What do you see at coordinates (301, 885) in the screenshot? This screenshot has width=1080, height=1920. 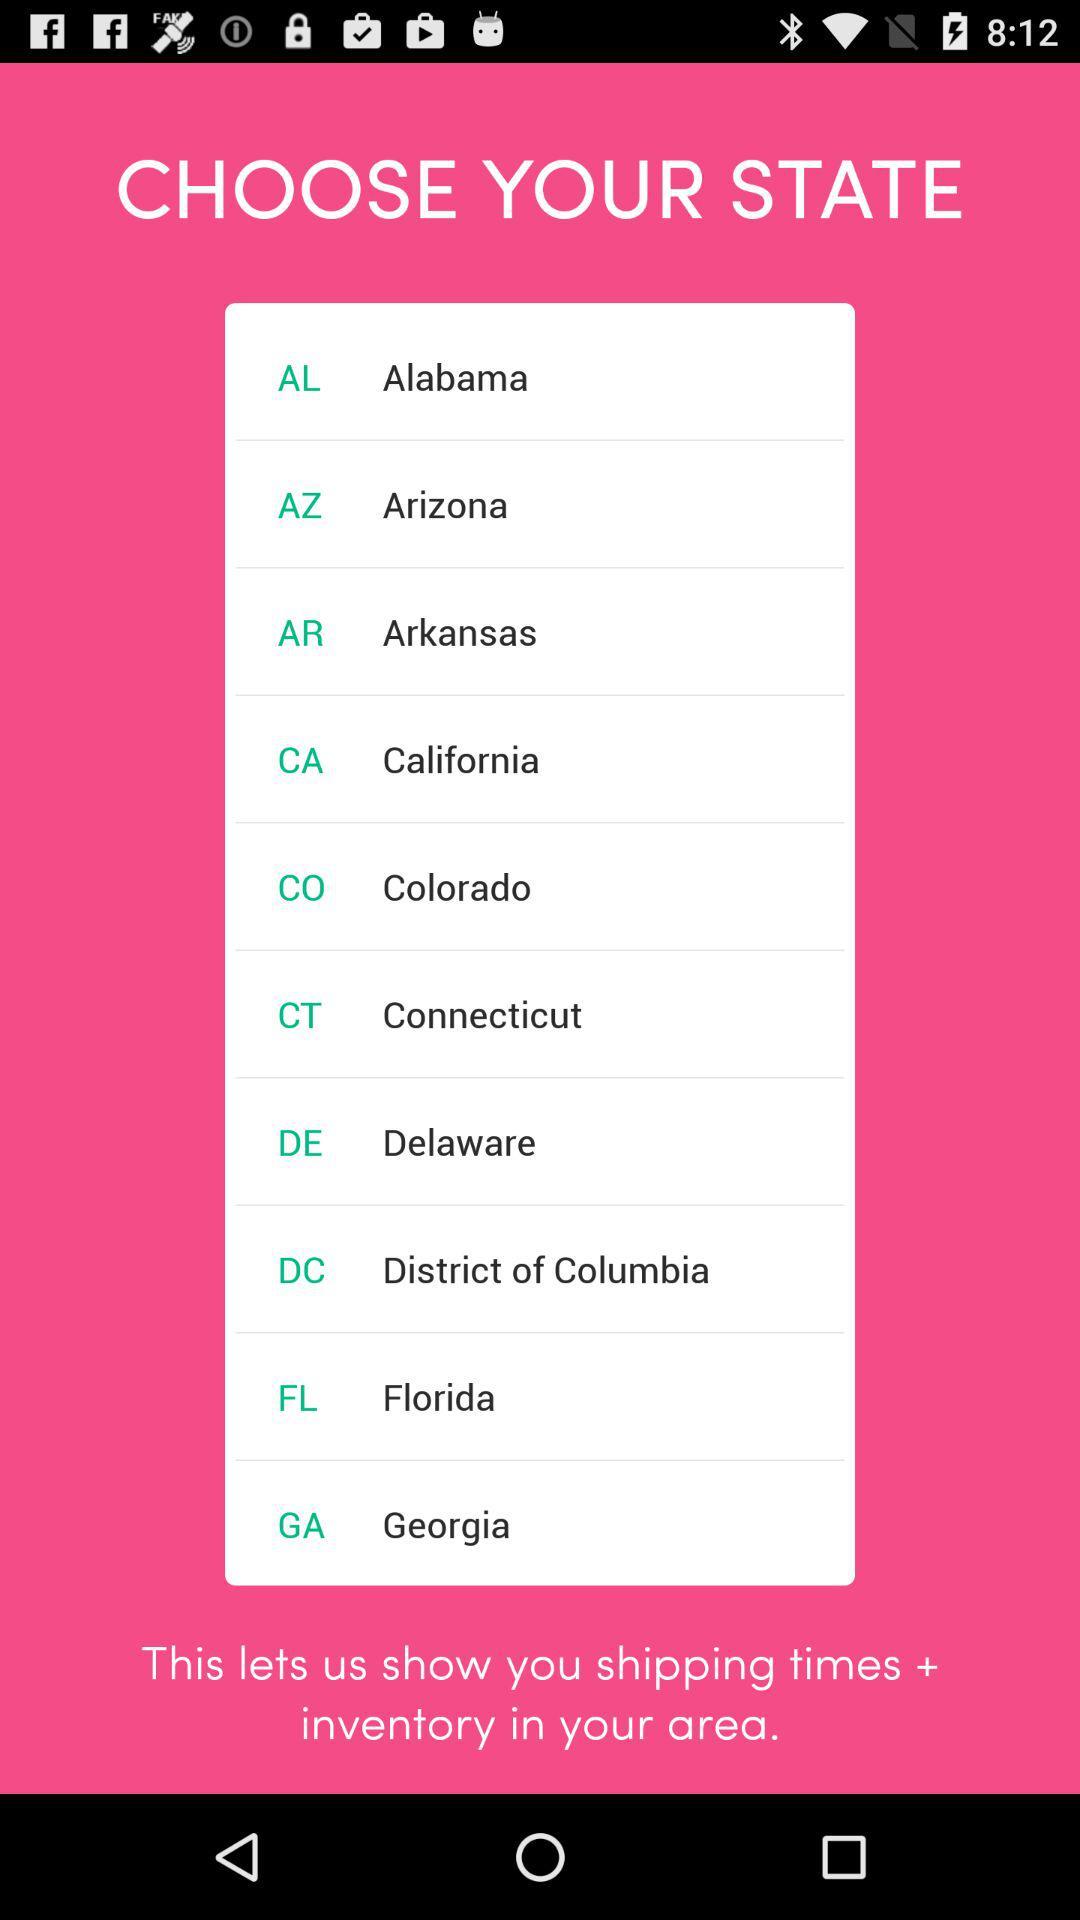 I see `item above ct` at bounding box center [301, 885].